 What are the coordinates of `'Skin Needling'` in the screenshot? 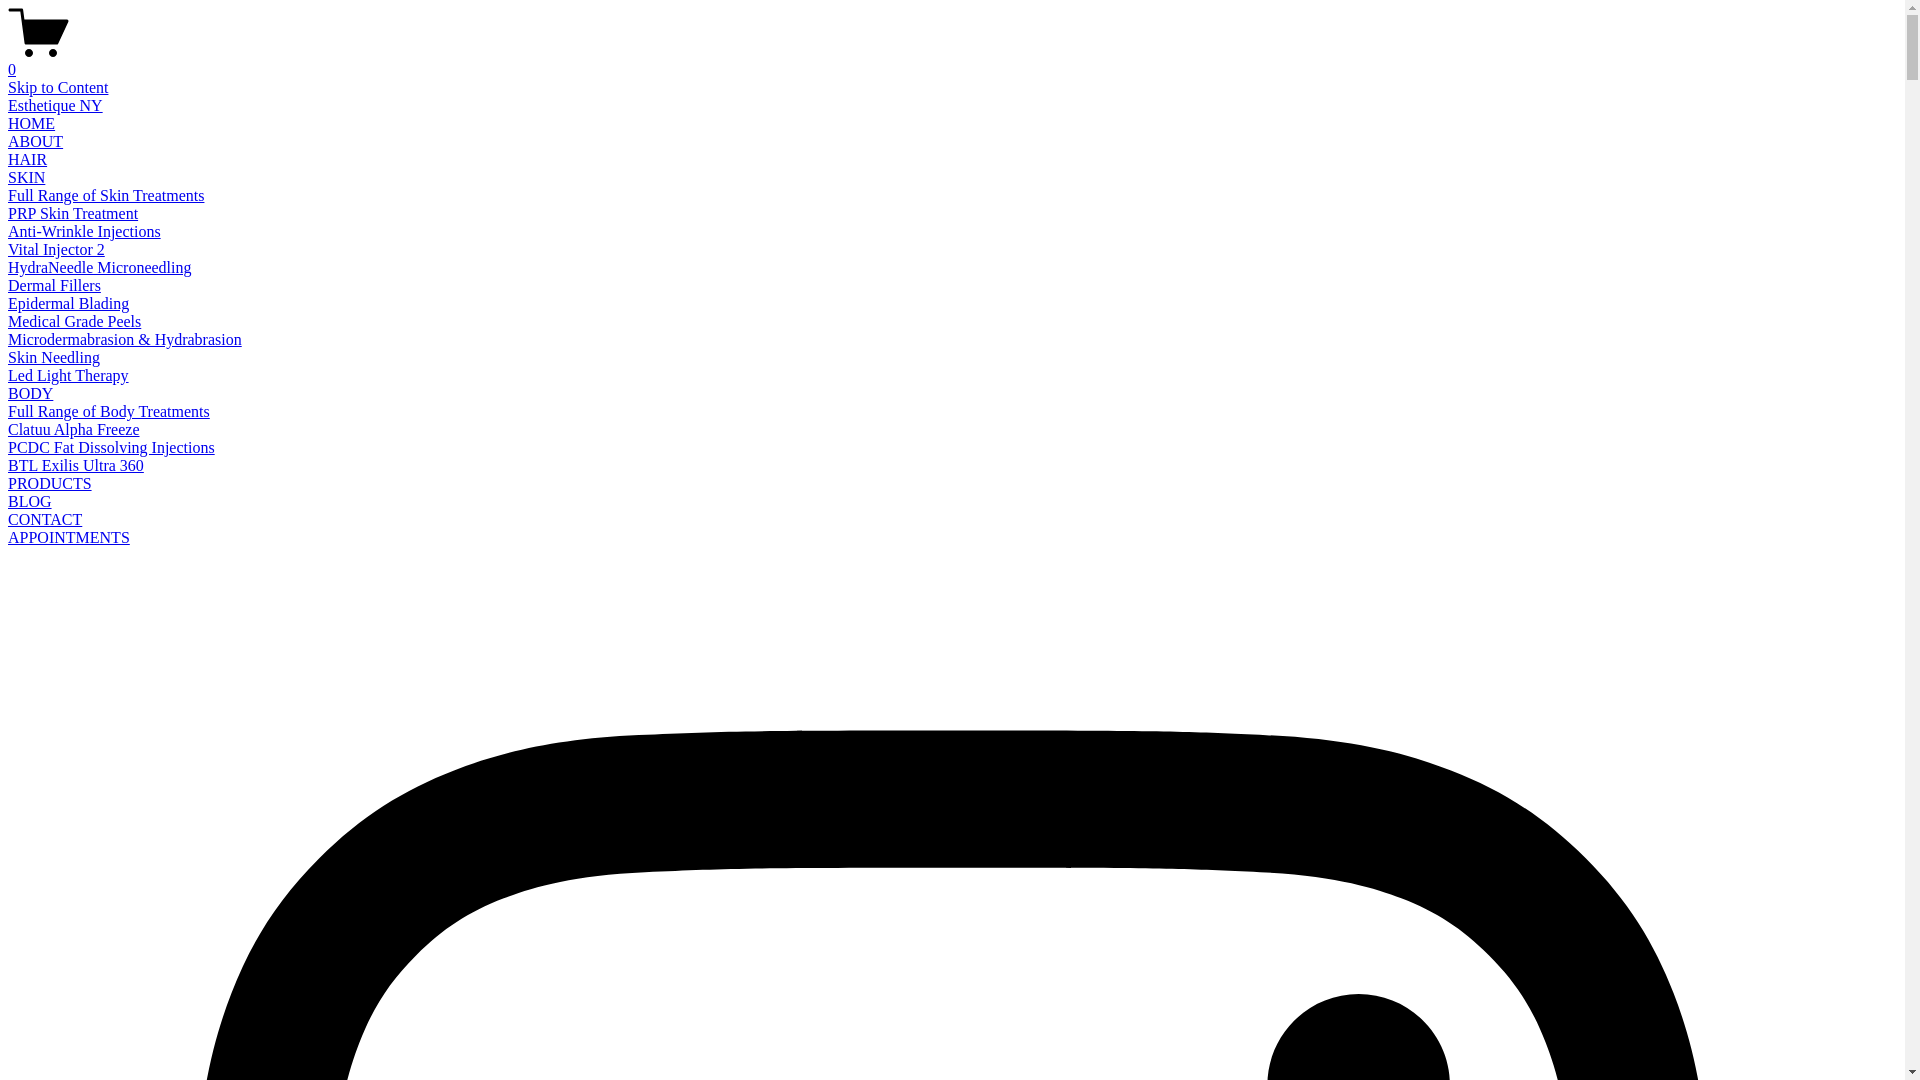 It's located at (53, 356).